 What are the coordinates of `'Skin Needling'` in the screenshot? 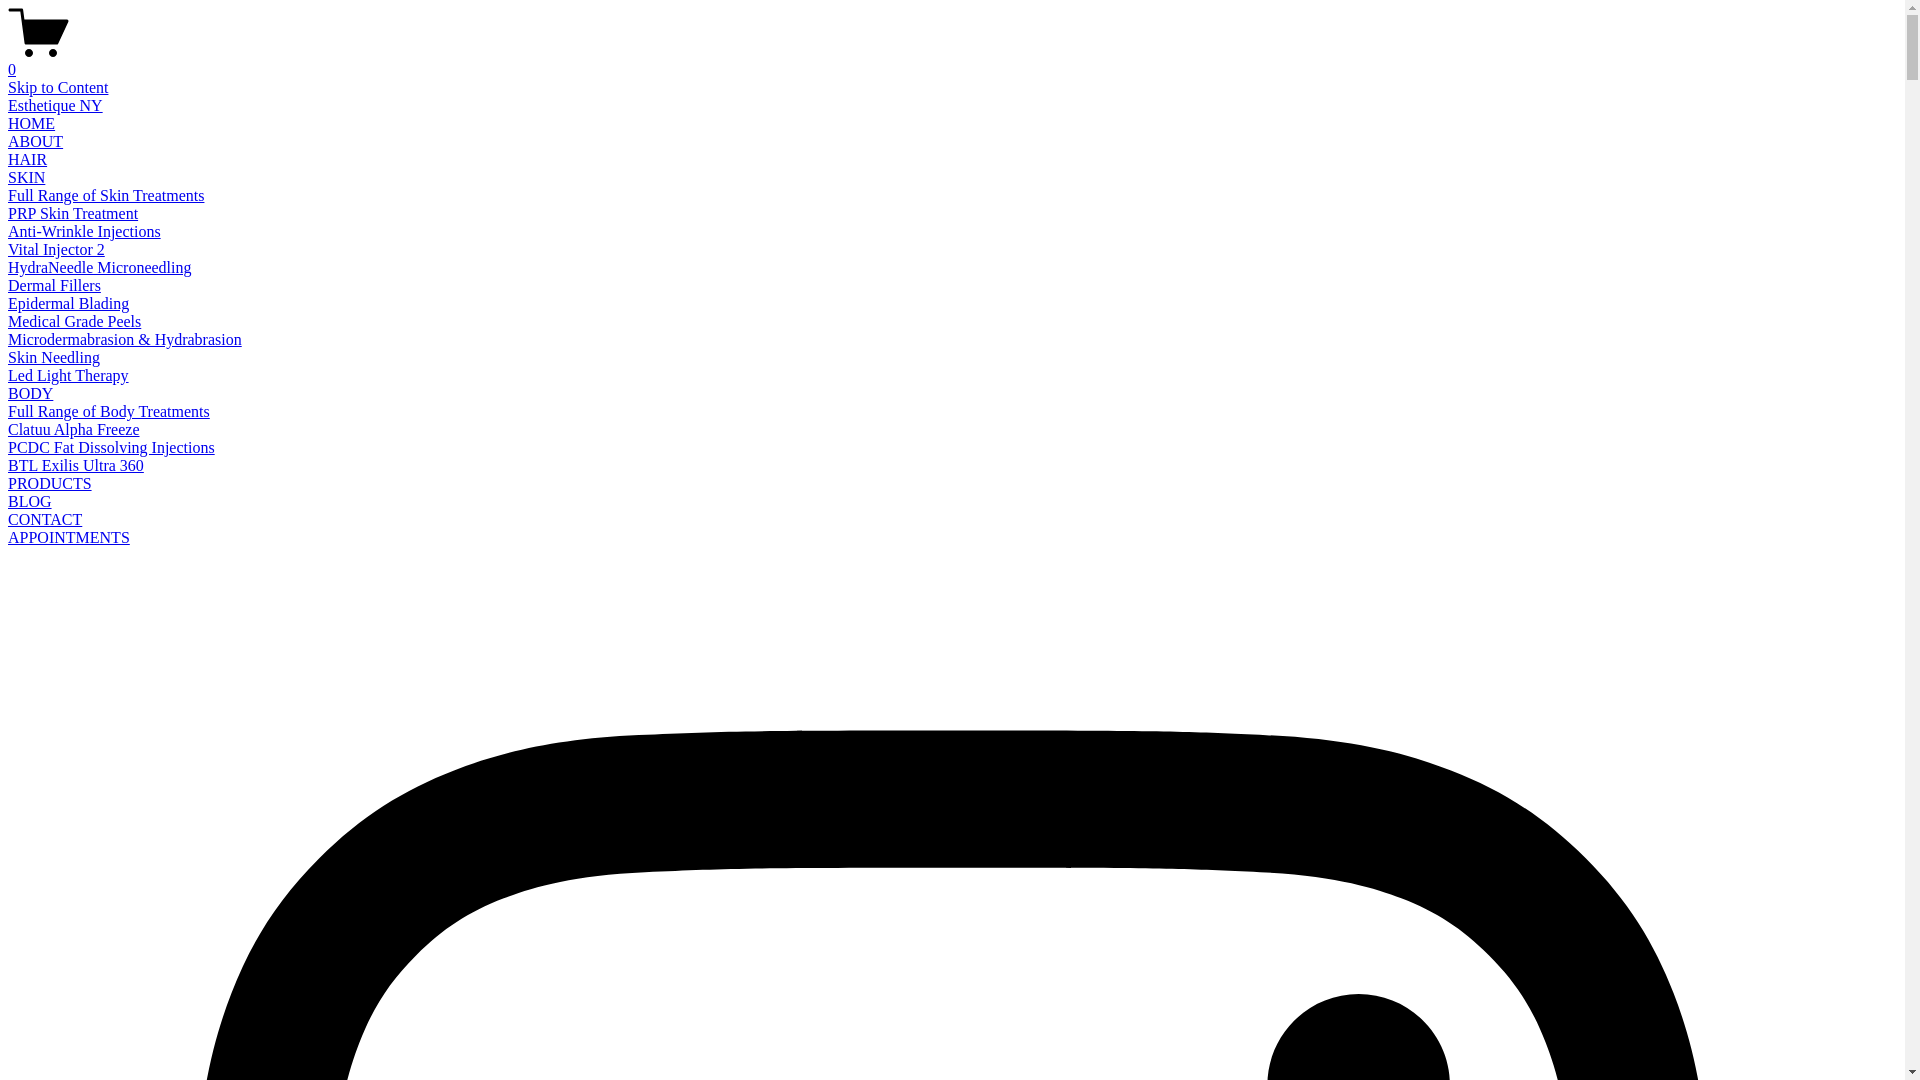 It's located at (53, 356).